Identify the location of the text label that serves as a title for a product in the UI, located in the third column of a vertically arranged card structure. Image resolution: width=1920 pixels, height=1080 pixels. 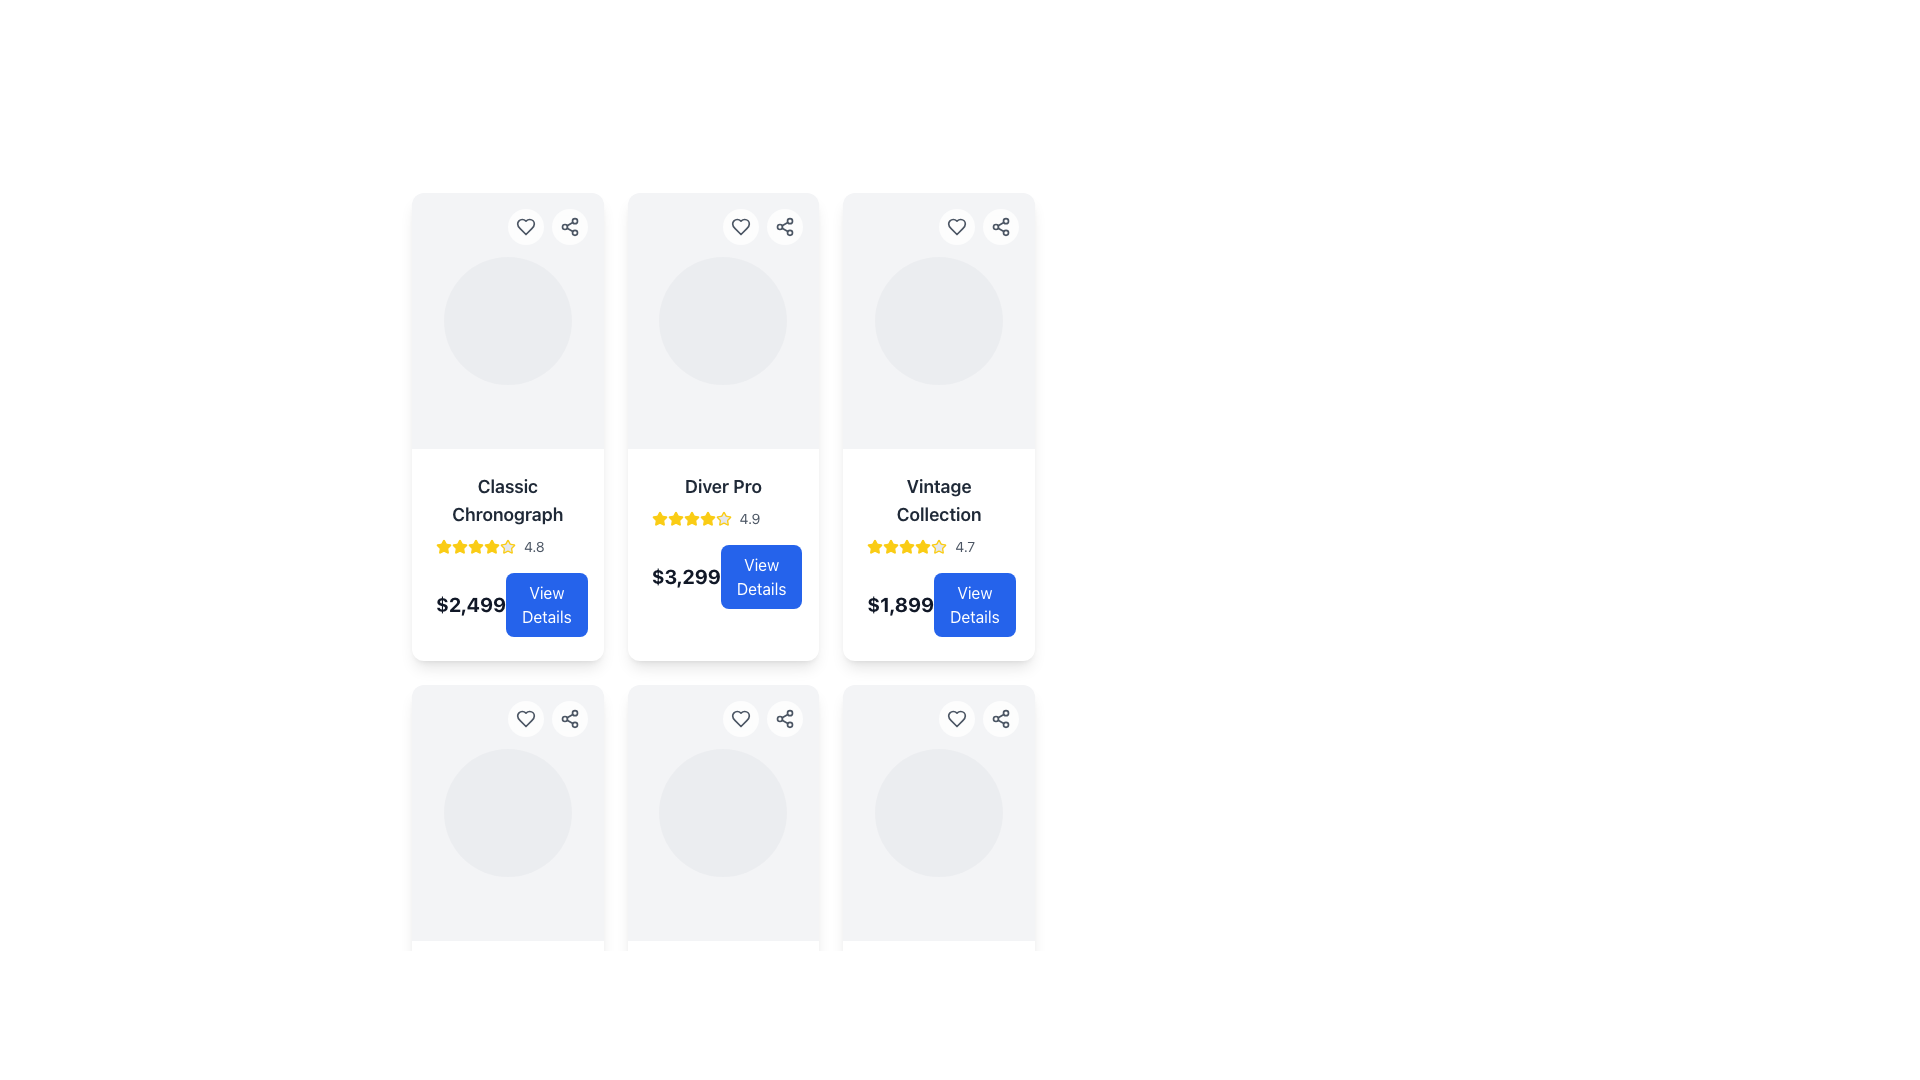
(938, 500).